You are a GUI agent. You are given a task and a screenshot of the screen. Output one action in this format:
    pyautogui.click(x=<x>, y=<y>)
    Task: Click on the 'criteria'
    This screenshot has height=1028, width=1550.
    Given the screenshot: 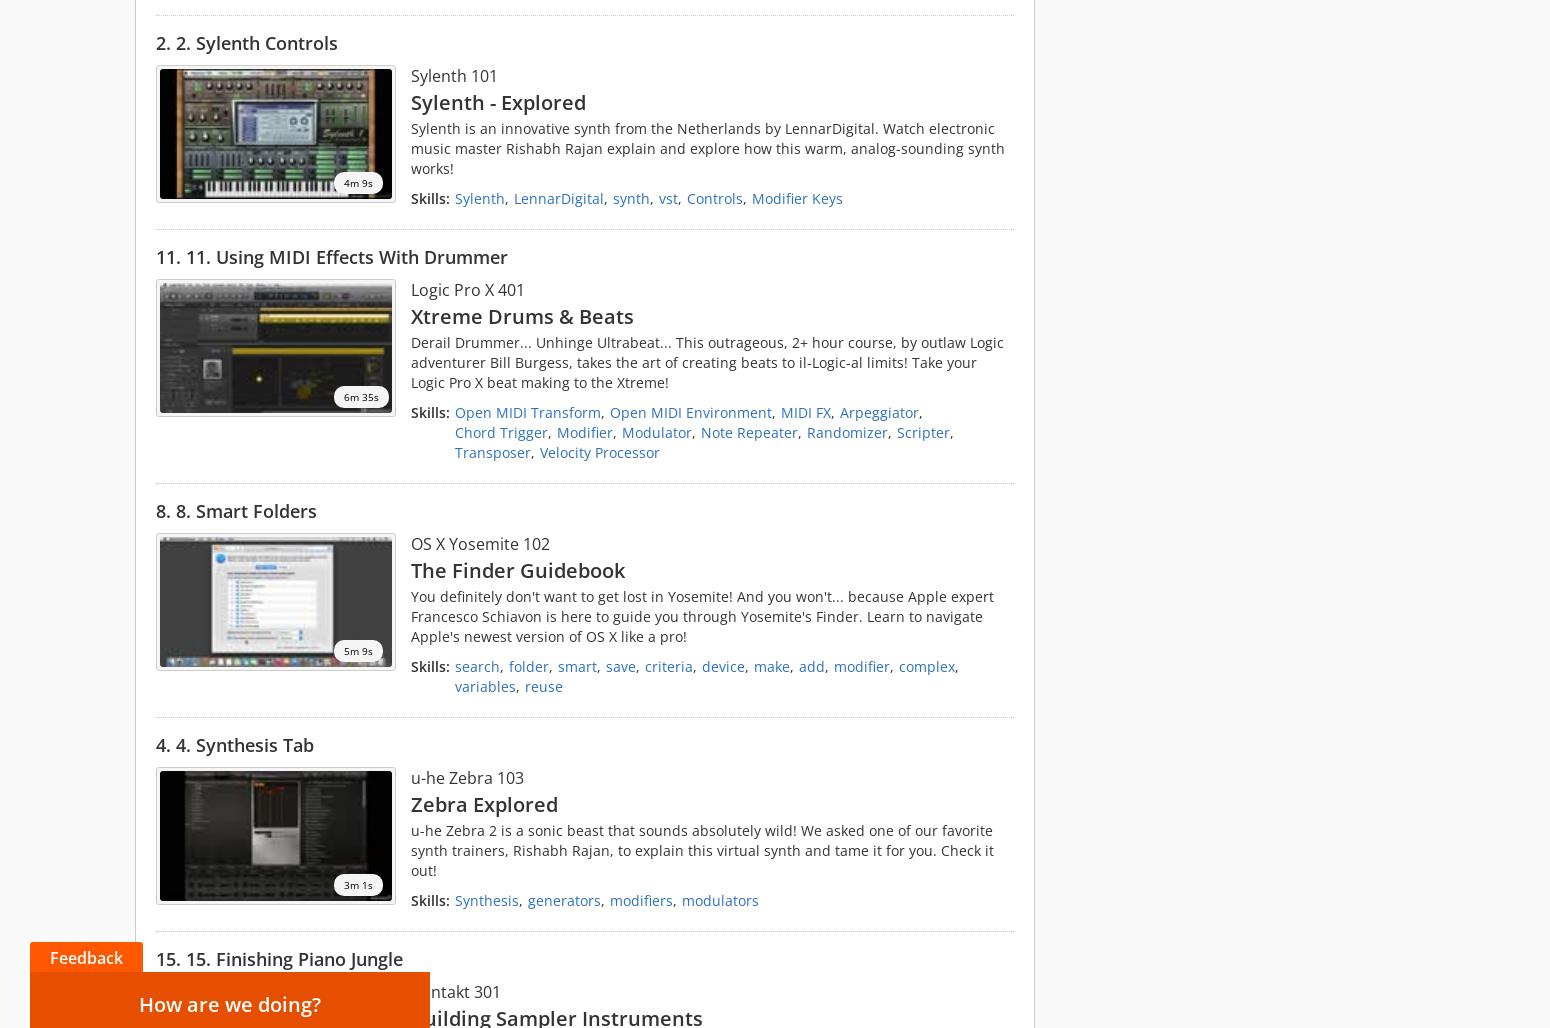 What is the action you would take?
    pyautogui.click(x=667, y=666)
    